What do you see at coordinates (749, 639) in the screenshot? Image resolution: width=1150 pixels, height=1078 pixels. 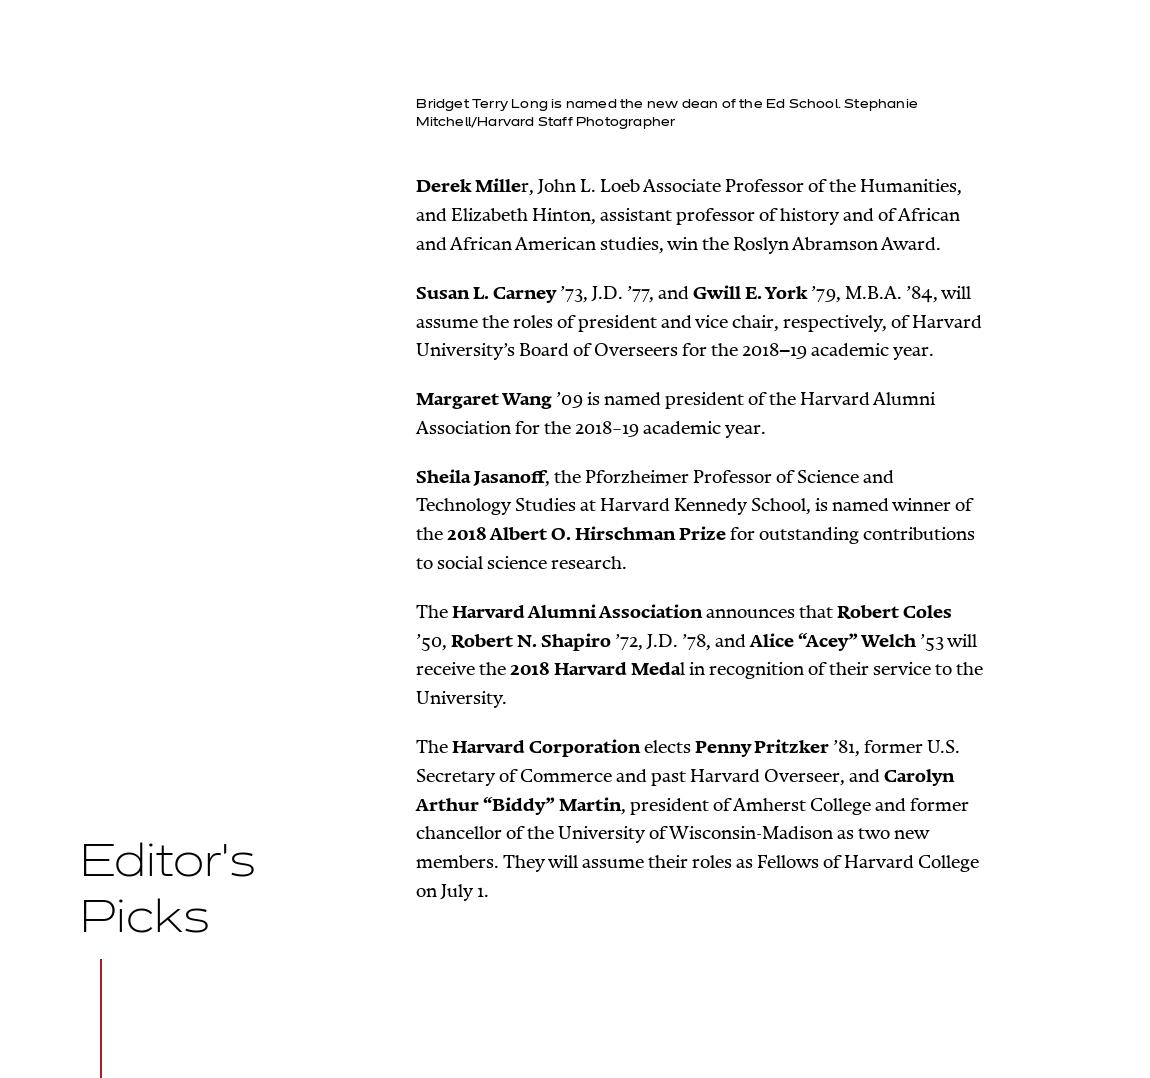 I see `'Alice “Acey” Welch'` at bounding box center [749, 639].